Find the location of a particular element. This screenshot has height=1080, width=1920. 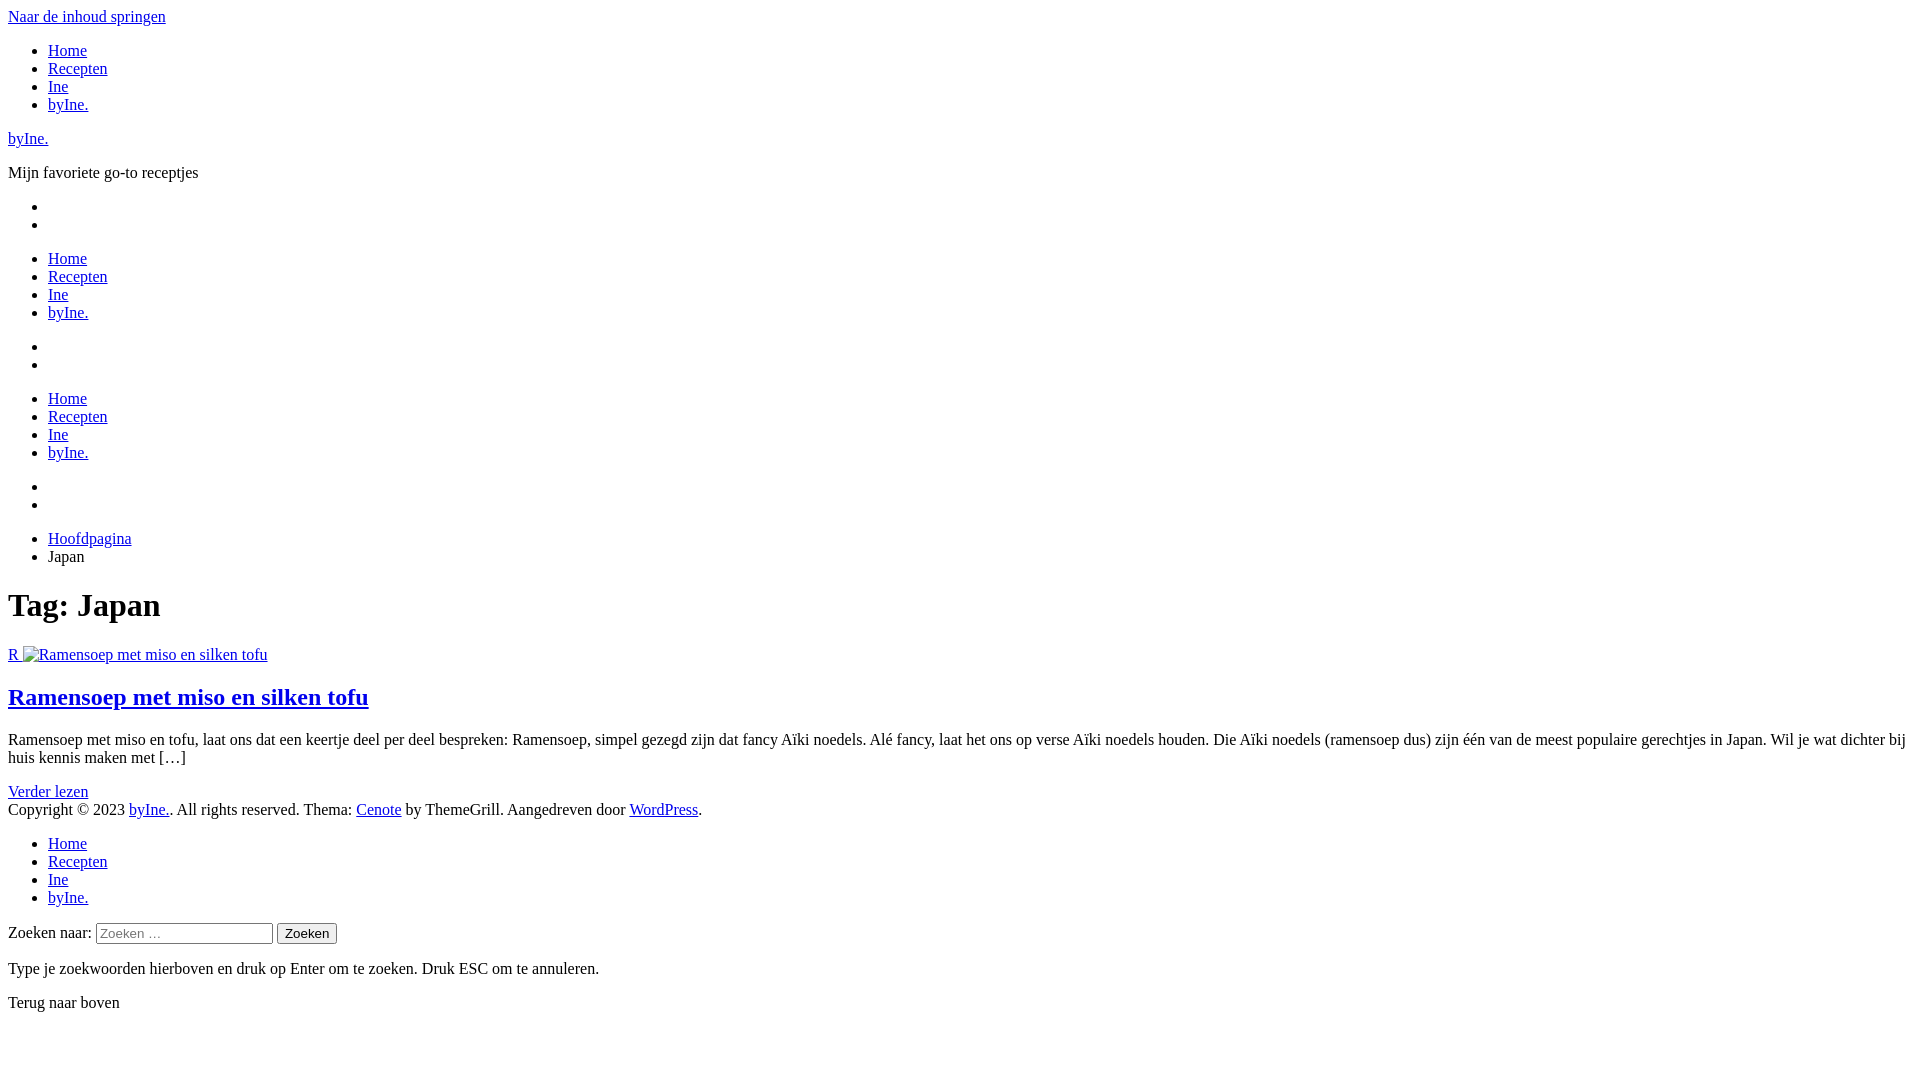

'byIne.' is located at coordinates (67, 312).